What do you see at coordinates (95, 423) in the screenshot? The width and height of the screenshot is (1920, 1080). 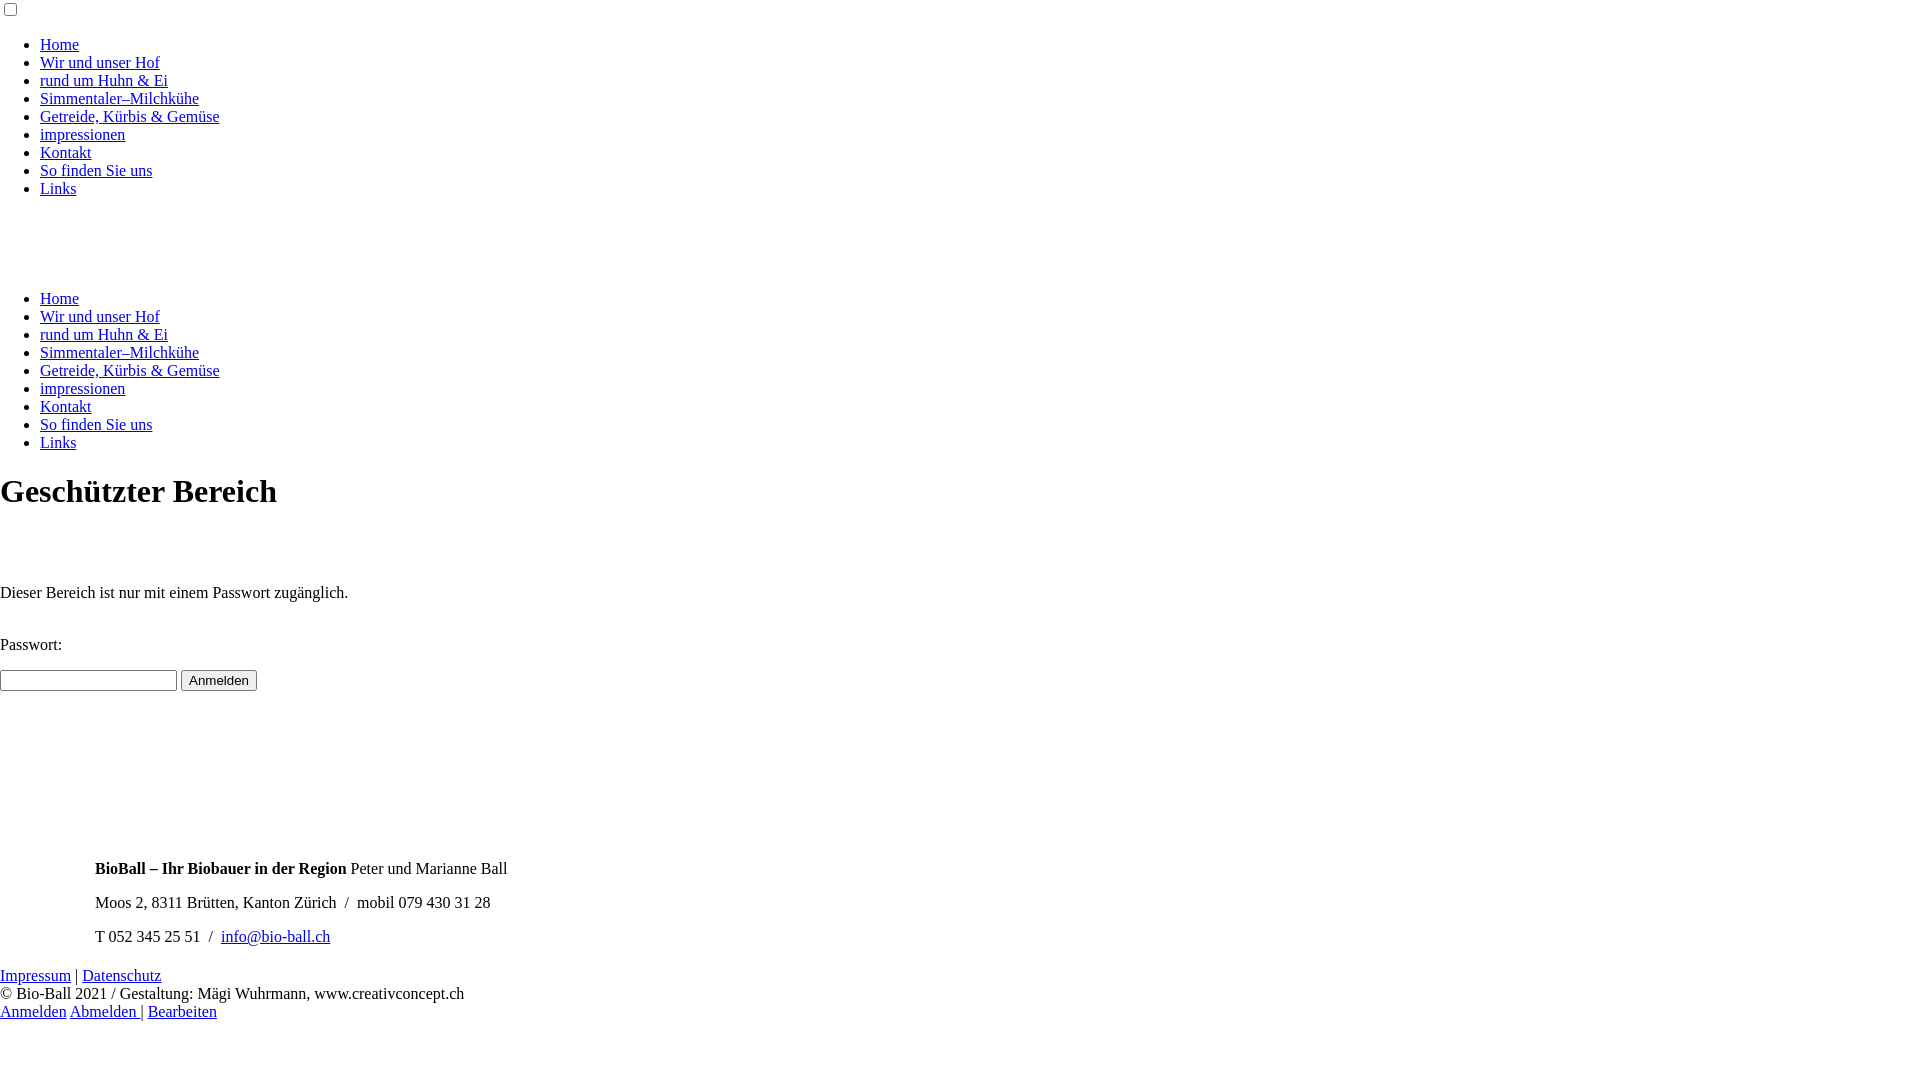 I see `'So finden Sie uns'` at bounding box center [95, 423].